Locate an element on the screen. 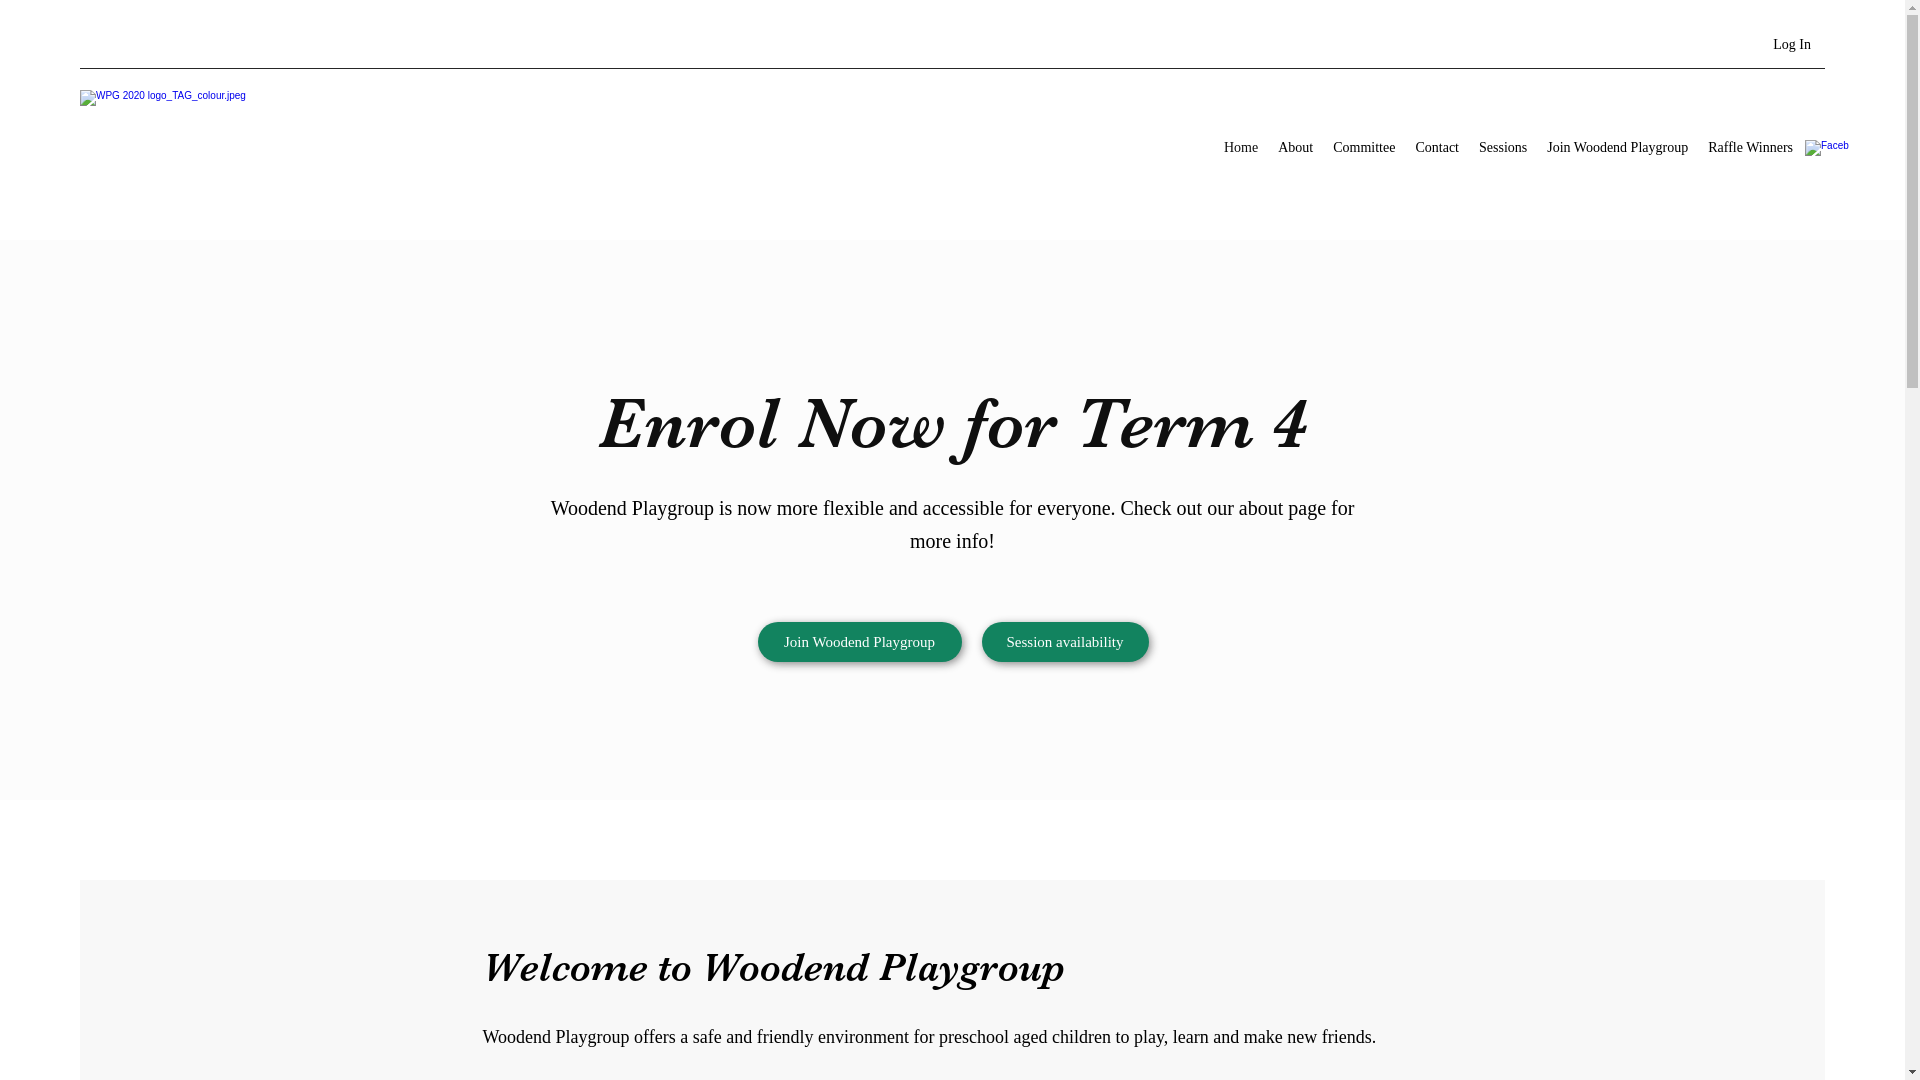 This screenshot has width=1920, height=1080. 'Join Woodend Playgroup' is located at coordinates (1617, 149).